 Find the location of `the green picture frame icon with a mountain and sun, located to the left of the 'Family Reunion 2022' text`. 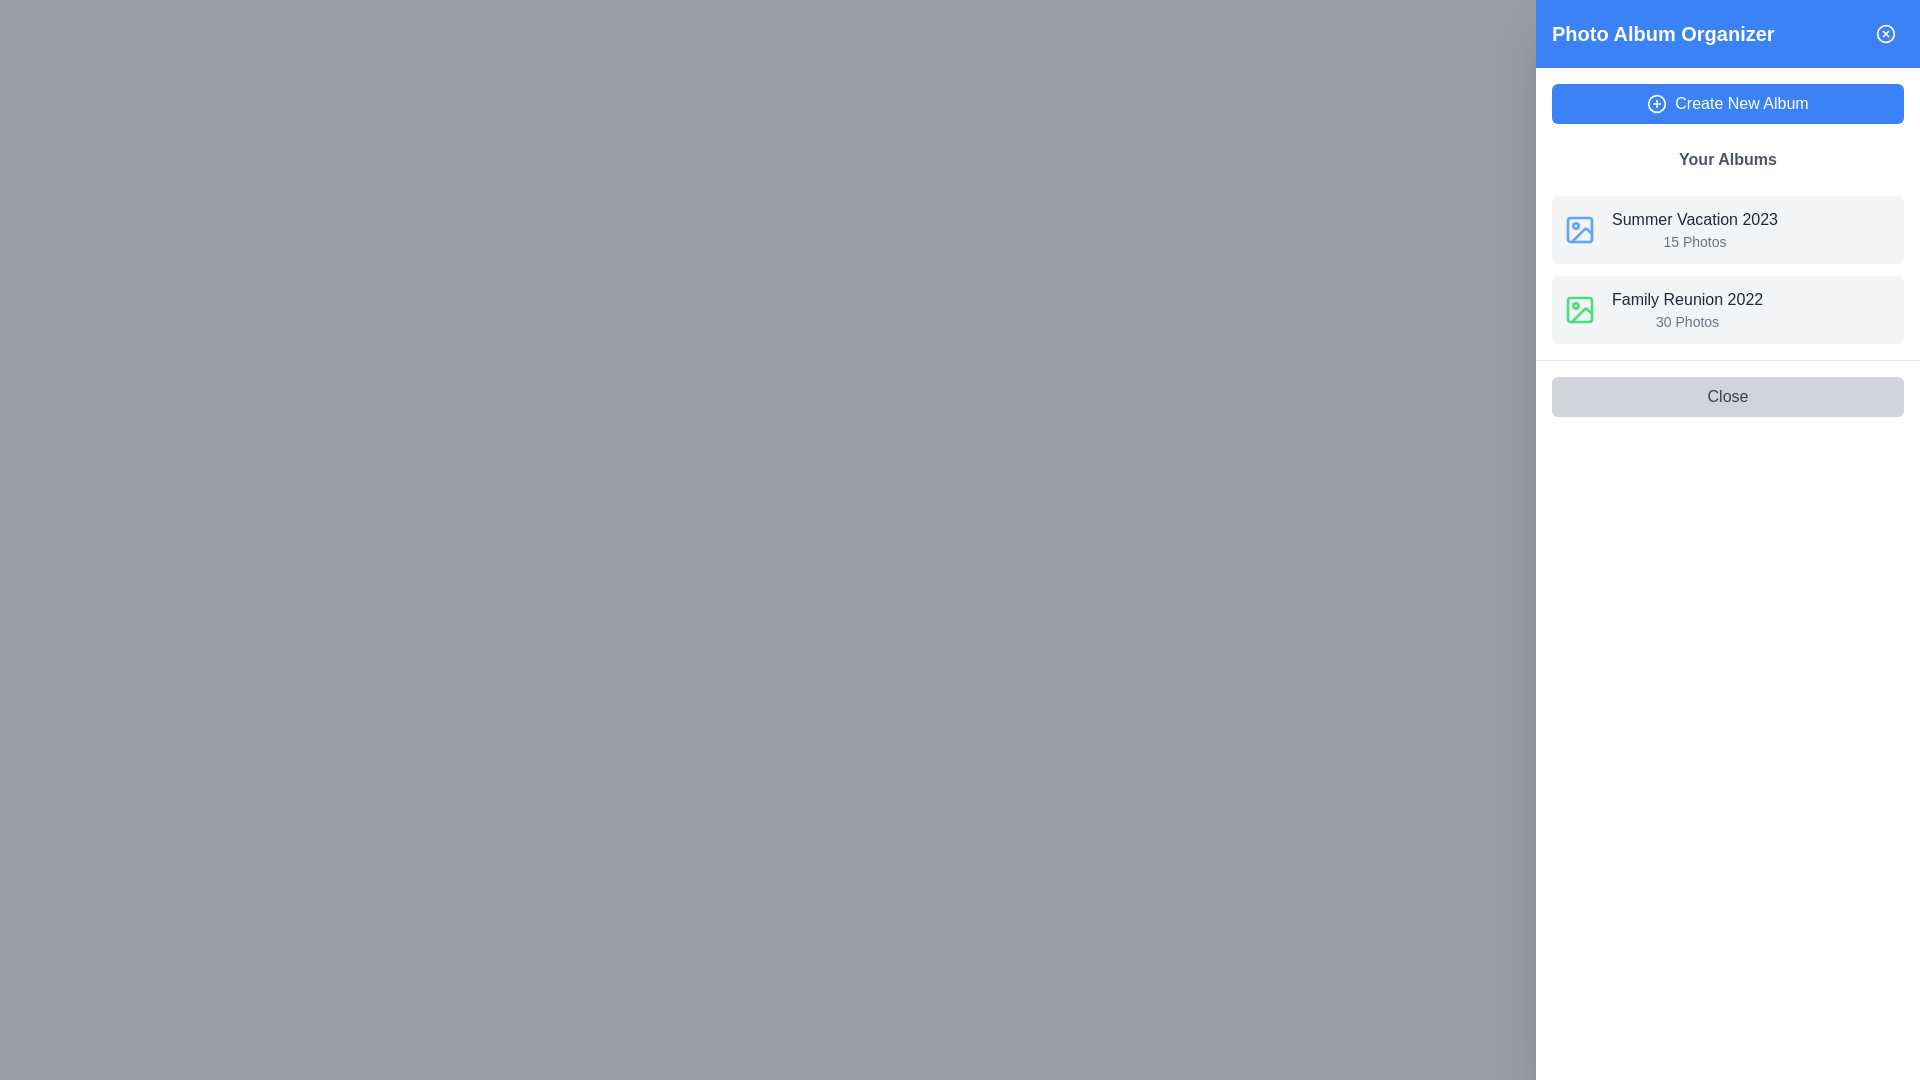

the green picture frame icon with a mountain and sun, located to the left of the 'Family Reunion 2022' text is located at coordinates (1578, 309).